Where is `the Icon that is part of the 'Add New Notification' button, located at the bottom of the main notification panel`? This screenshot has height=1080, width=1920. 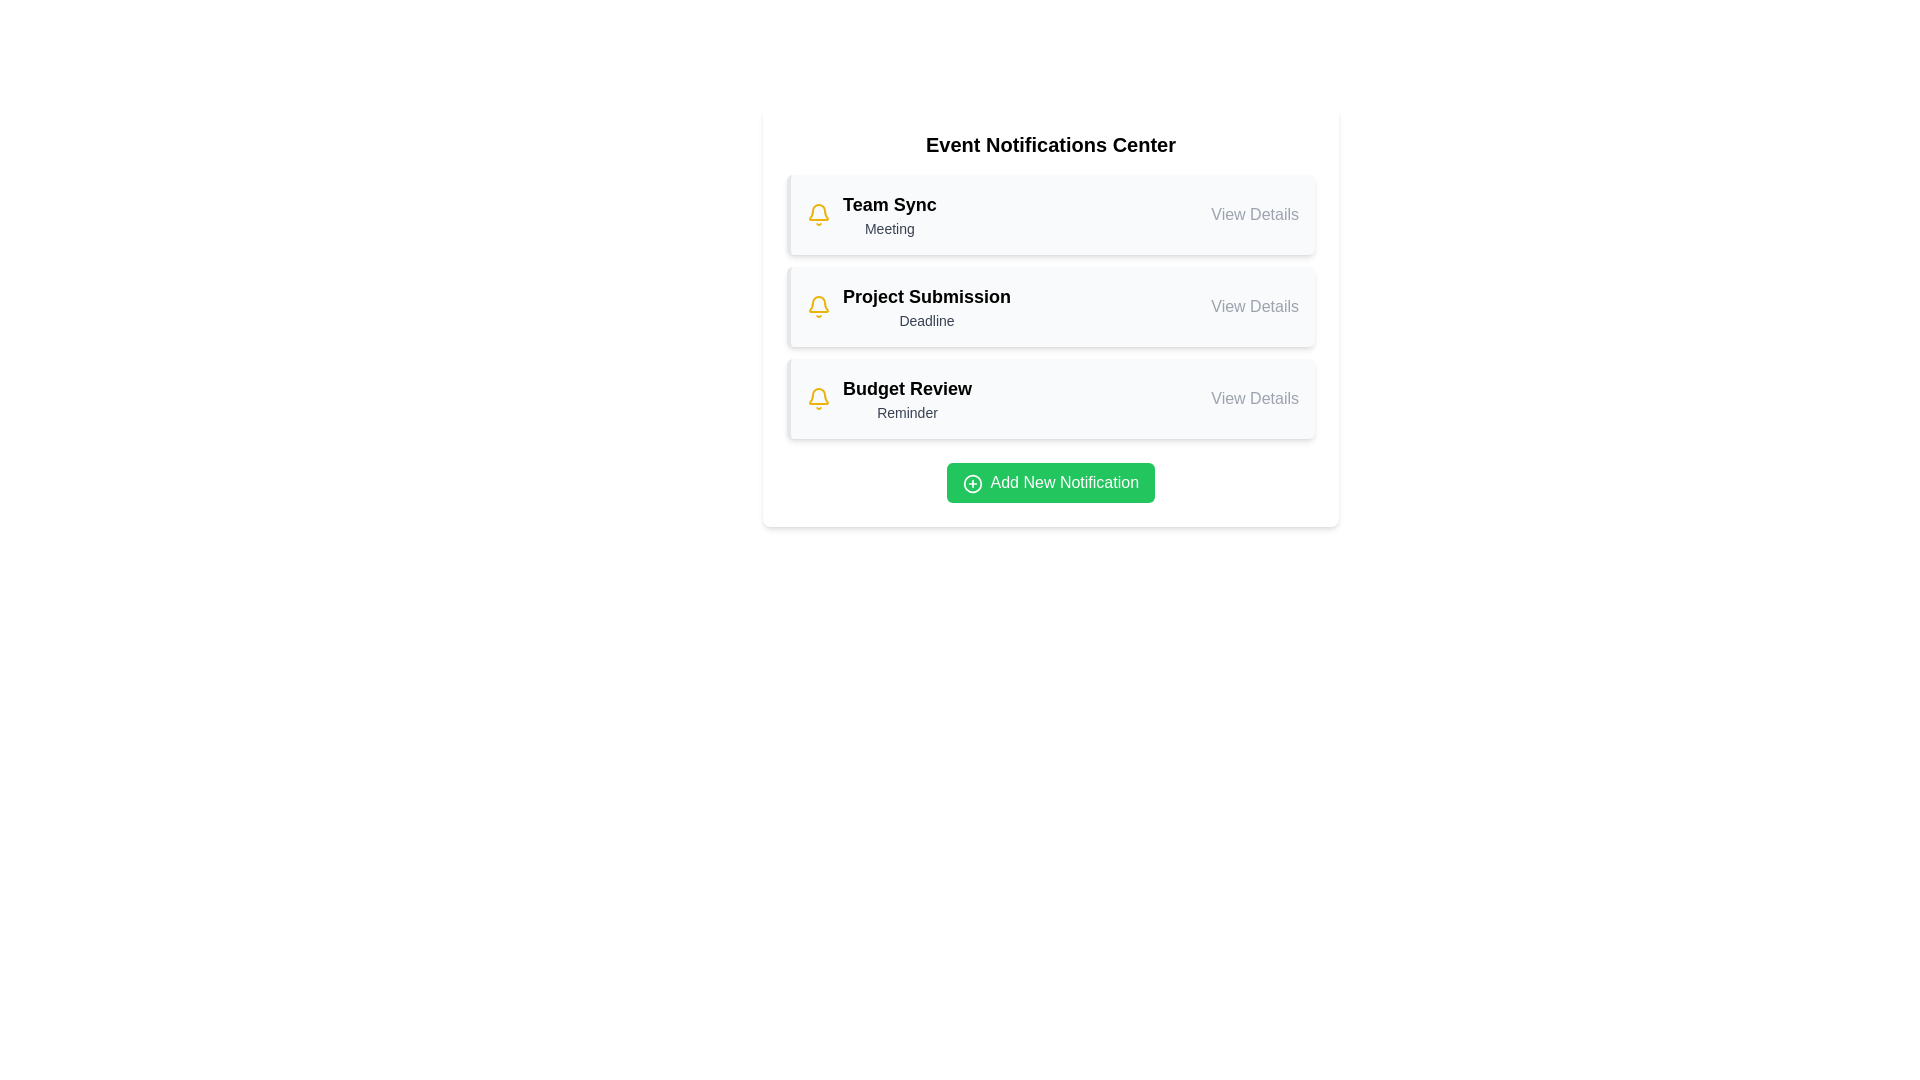
the Icon that is part of the 'Add New Notification' button, located at the bottom of the main notification panel is located at coordinates (972, 483).